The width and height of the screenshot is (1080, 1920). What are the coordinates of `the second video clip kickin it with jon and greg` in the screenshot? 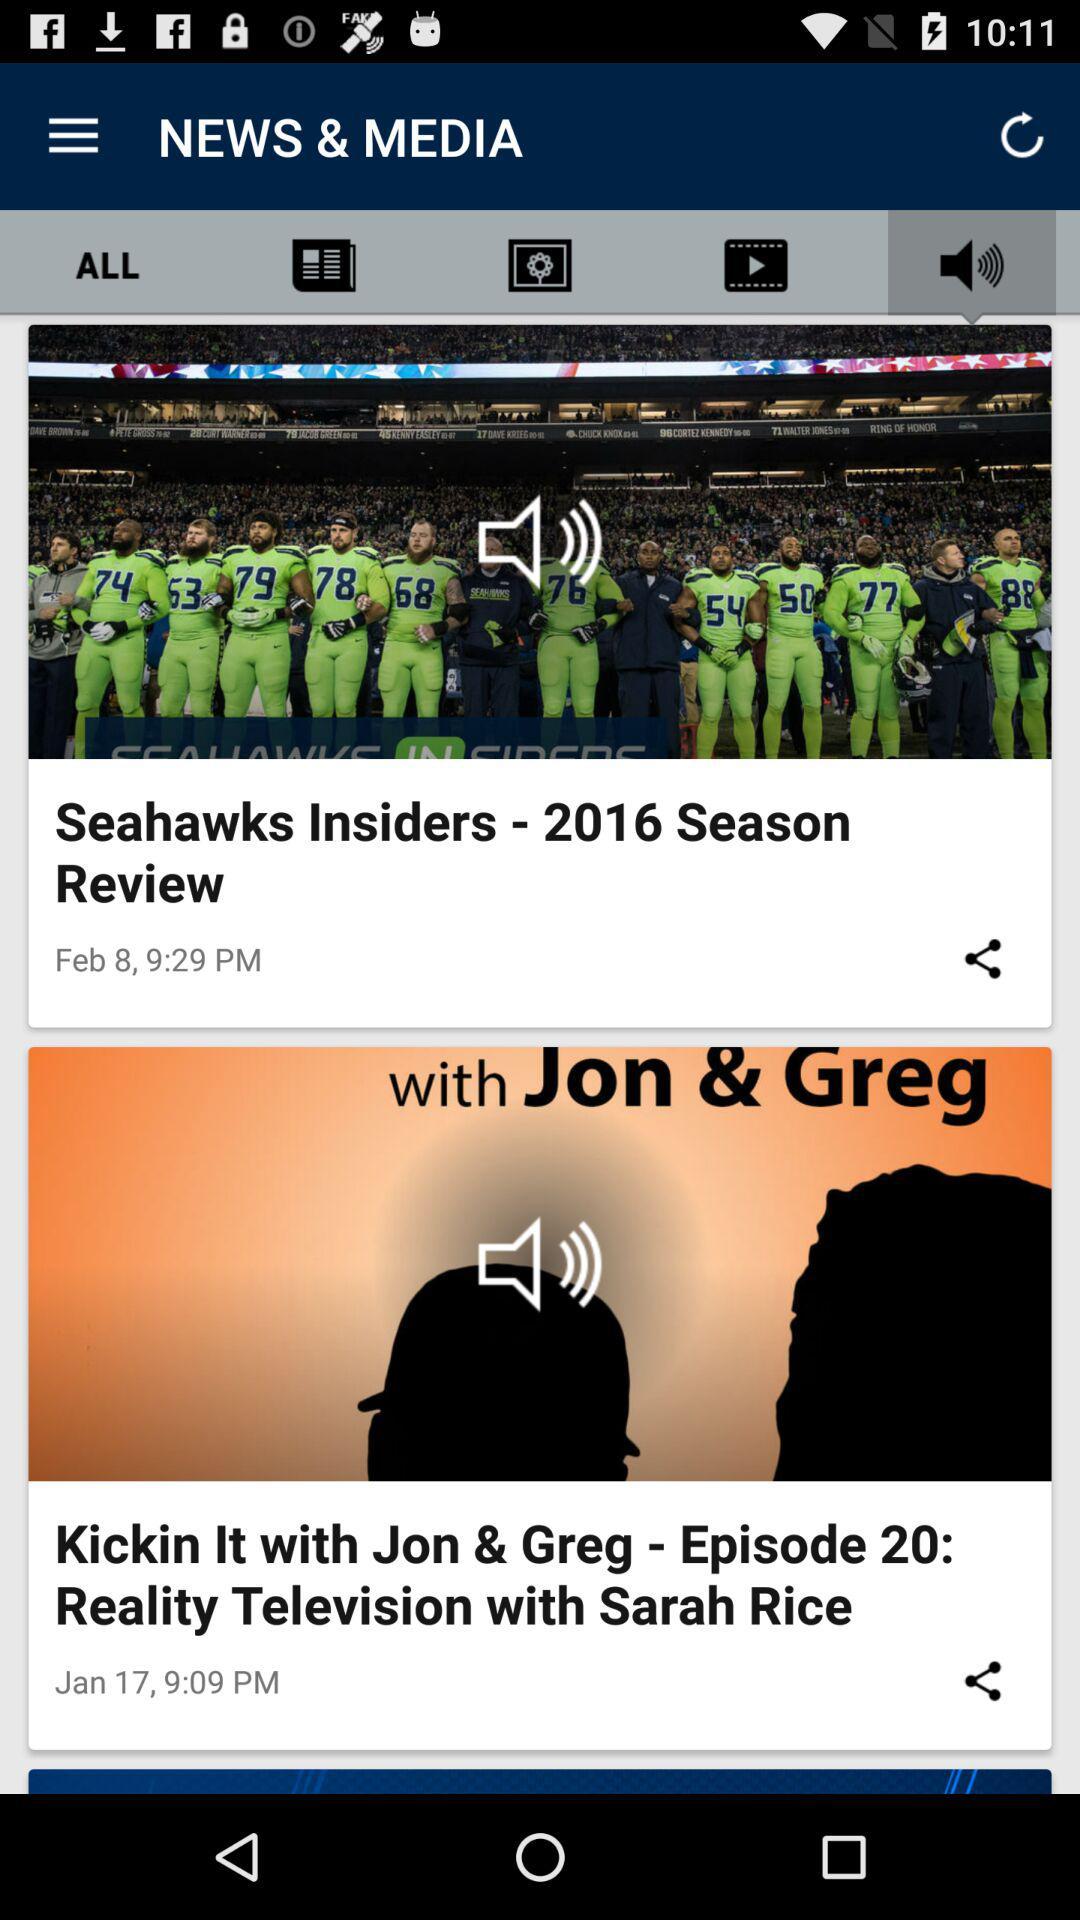 It's located at (540, 1262).